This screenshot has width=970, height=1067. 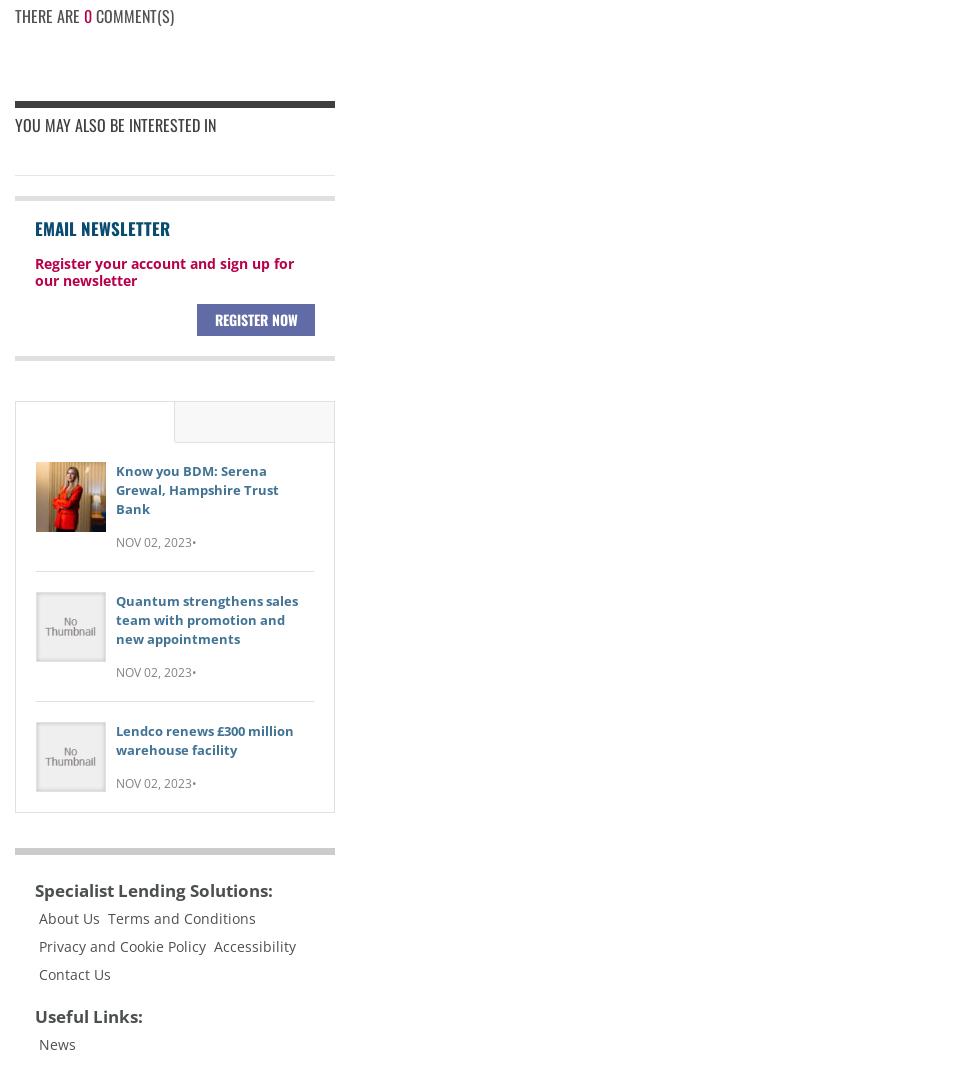 I want to click on 'Terms and Conditions', so click(x=180, y=917).